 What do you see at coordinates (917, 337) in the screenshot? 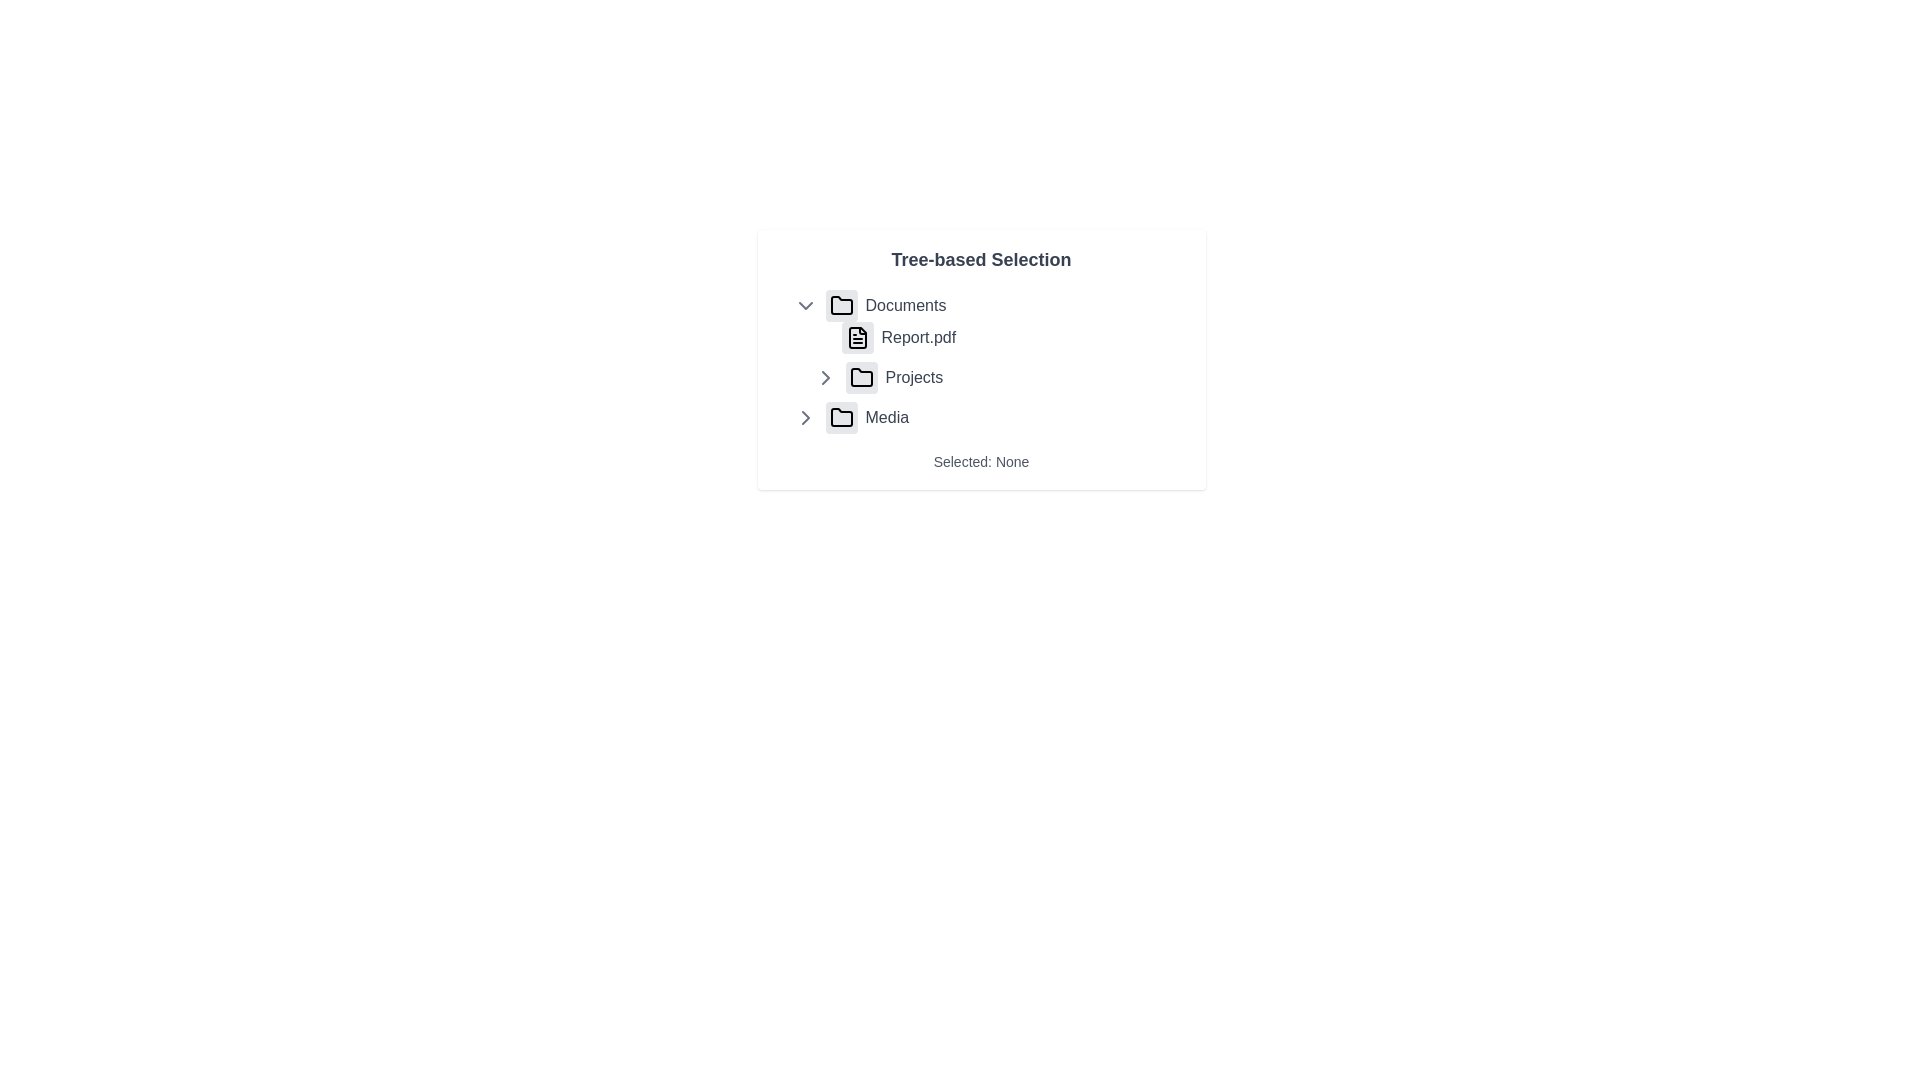
I see `the text label displaying 'Report.pdf' in gray, located under the 'Documents' folder in the tree-based navigation interface` at bounding box center [917, 337].